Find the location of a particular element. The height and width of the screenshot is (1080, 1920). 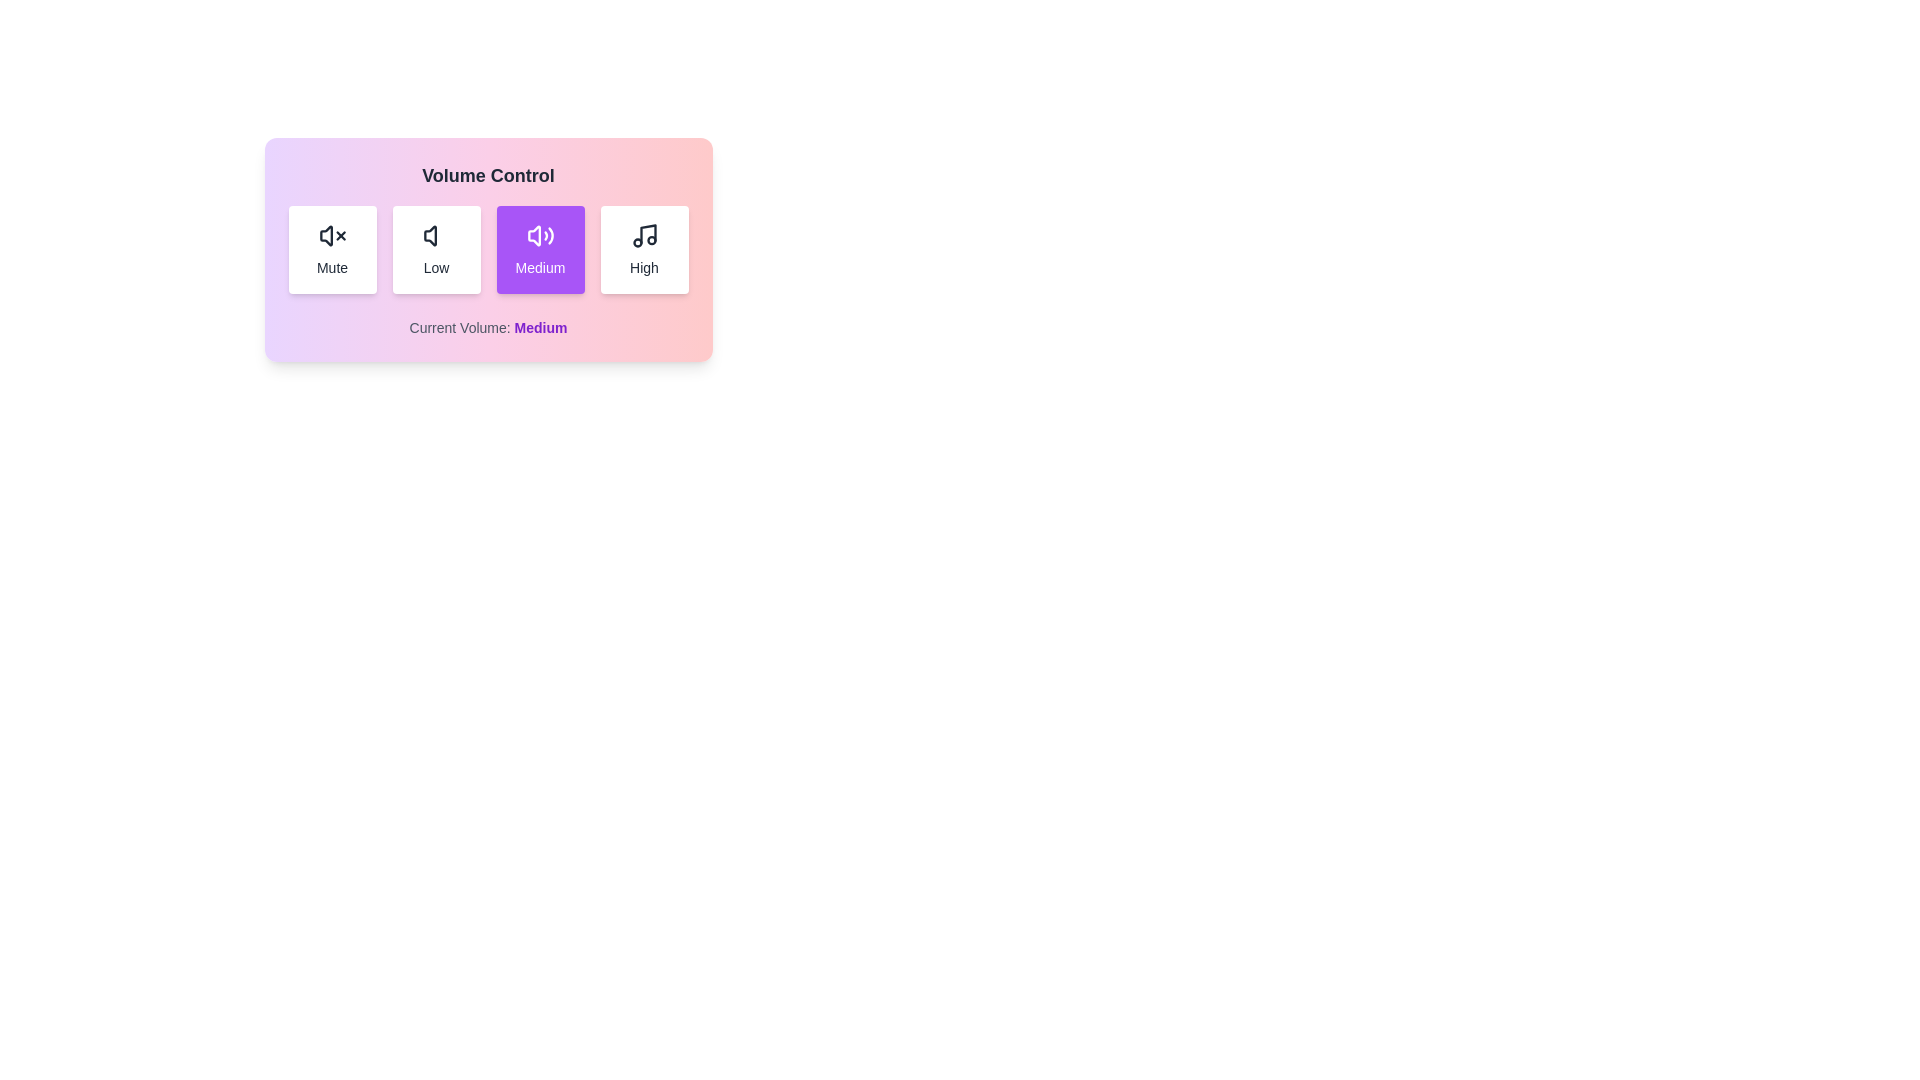

the volume button corresponding to Mute is located at coordinates (332, 249).